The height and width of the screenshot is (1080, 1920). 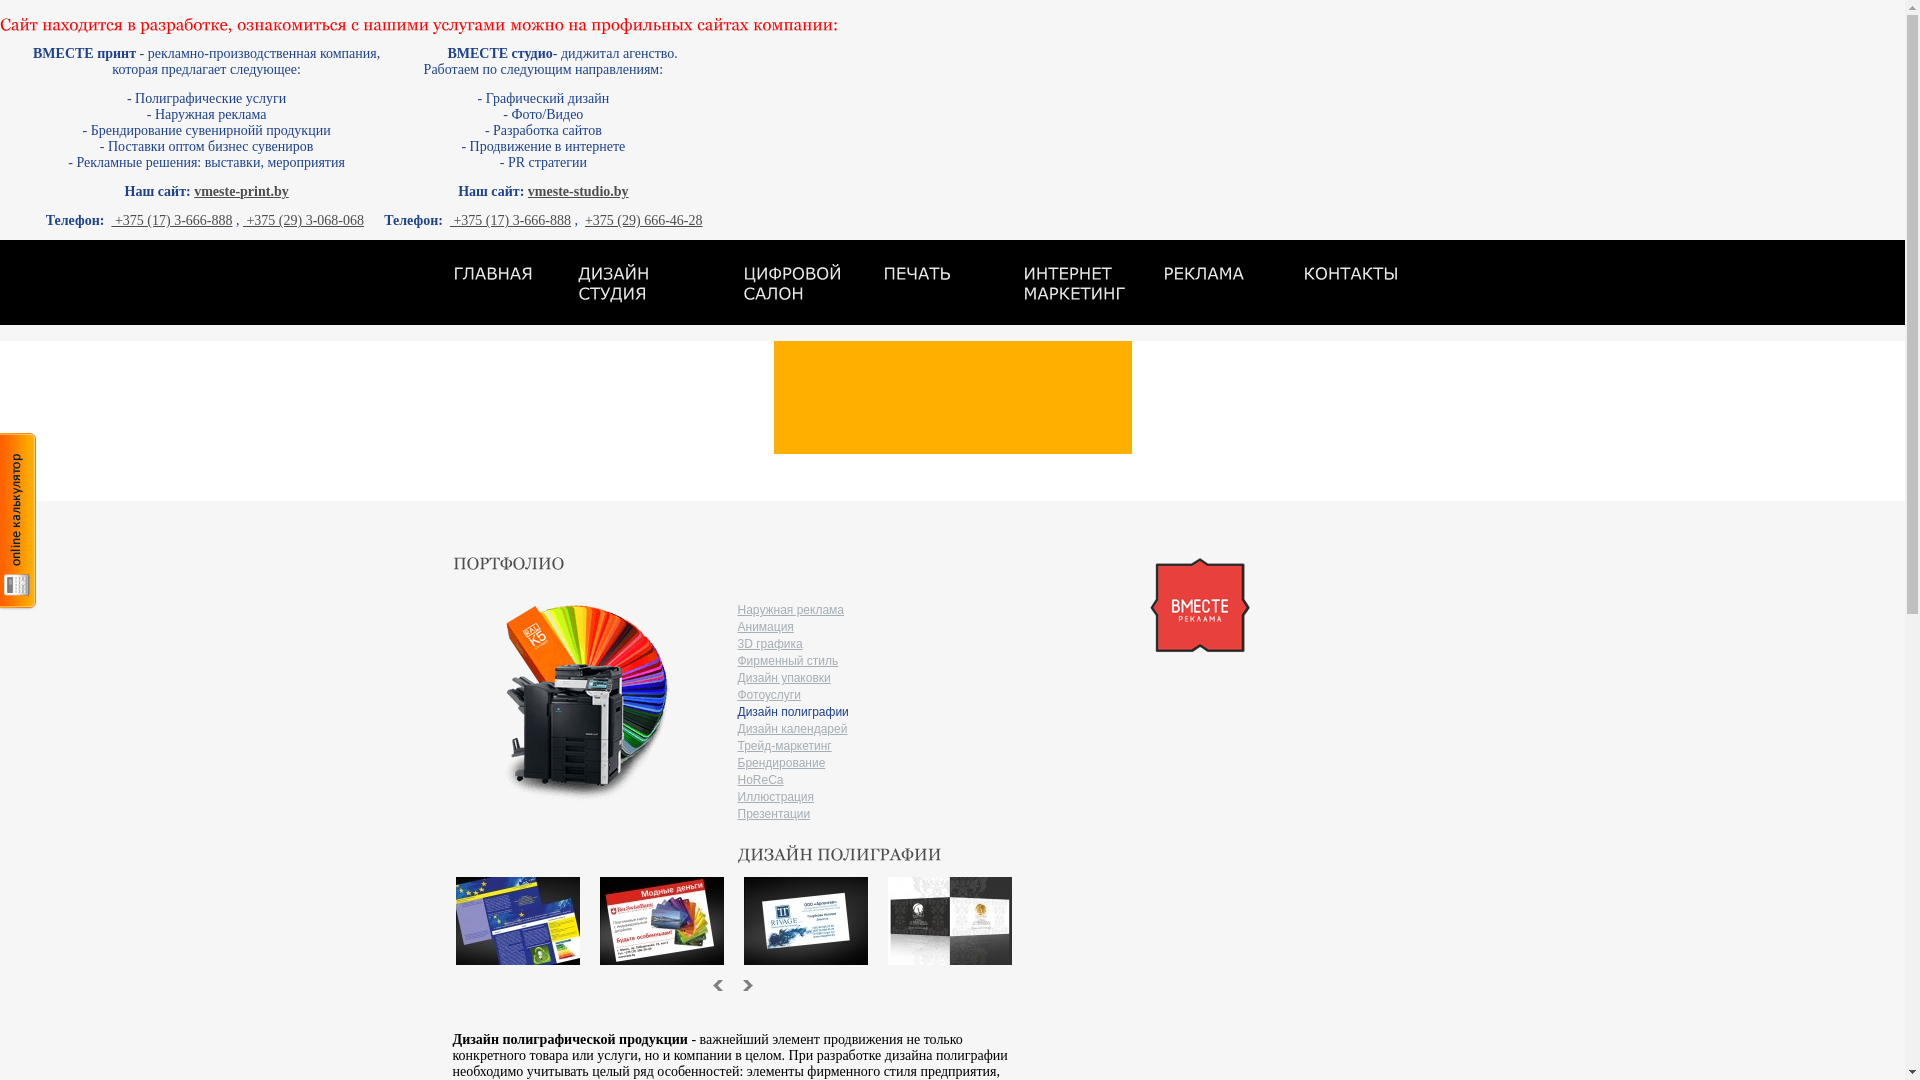 I want to click on '+375 (29) 666-46-28', so click(x=643, y=220).